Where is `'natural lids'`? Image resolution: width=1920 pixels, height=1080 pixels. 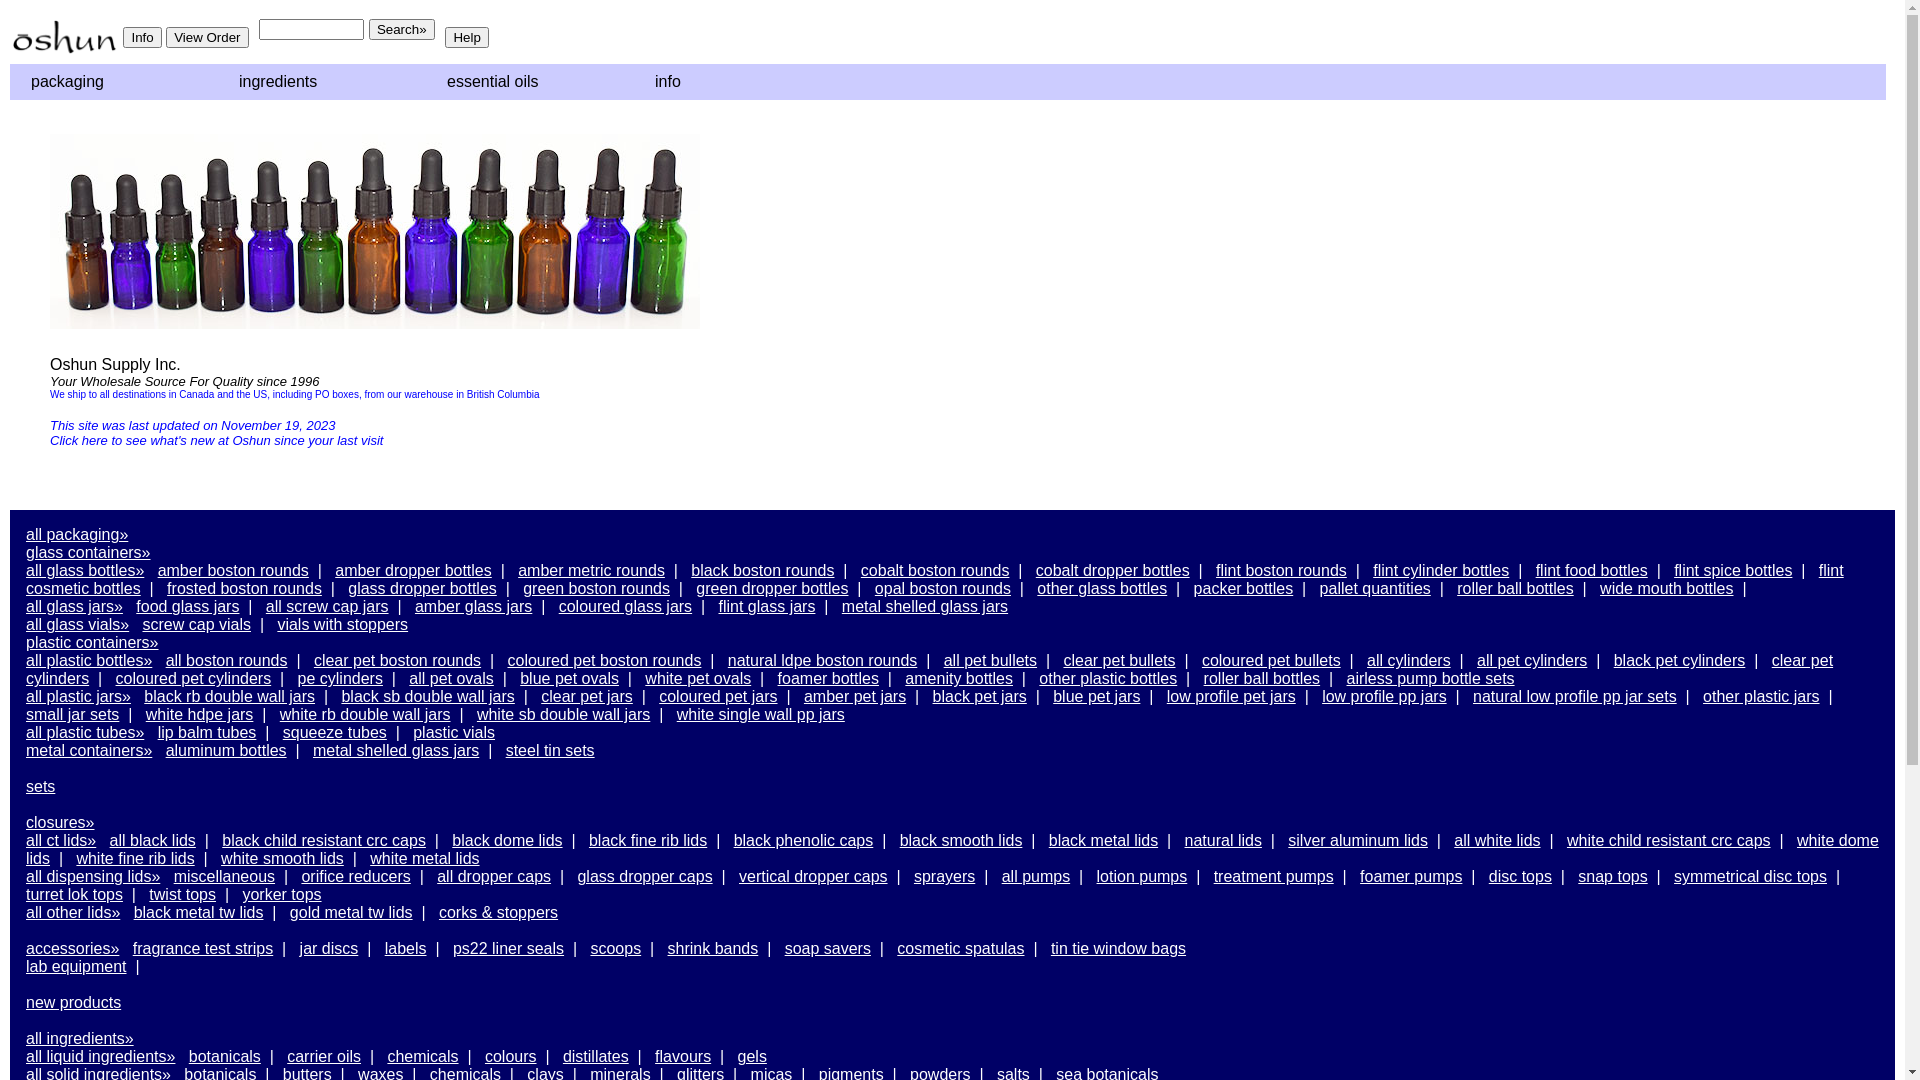
'natural lids' is located at coordinates (1222, 840).